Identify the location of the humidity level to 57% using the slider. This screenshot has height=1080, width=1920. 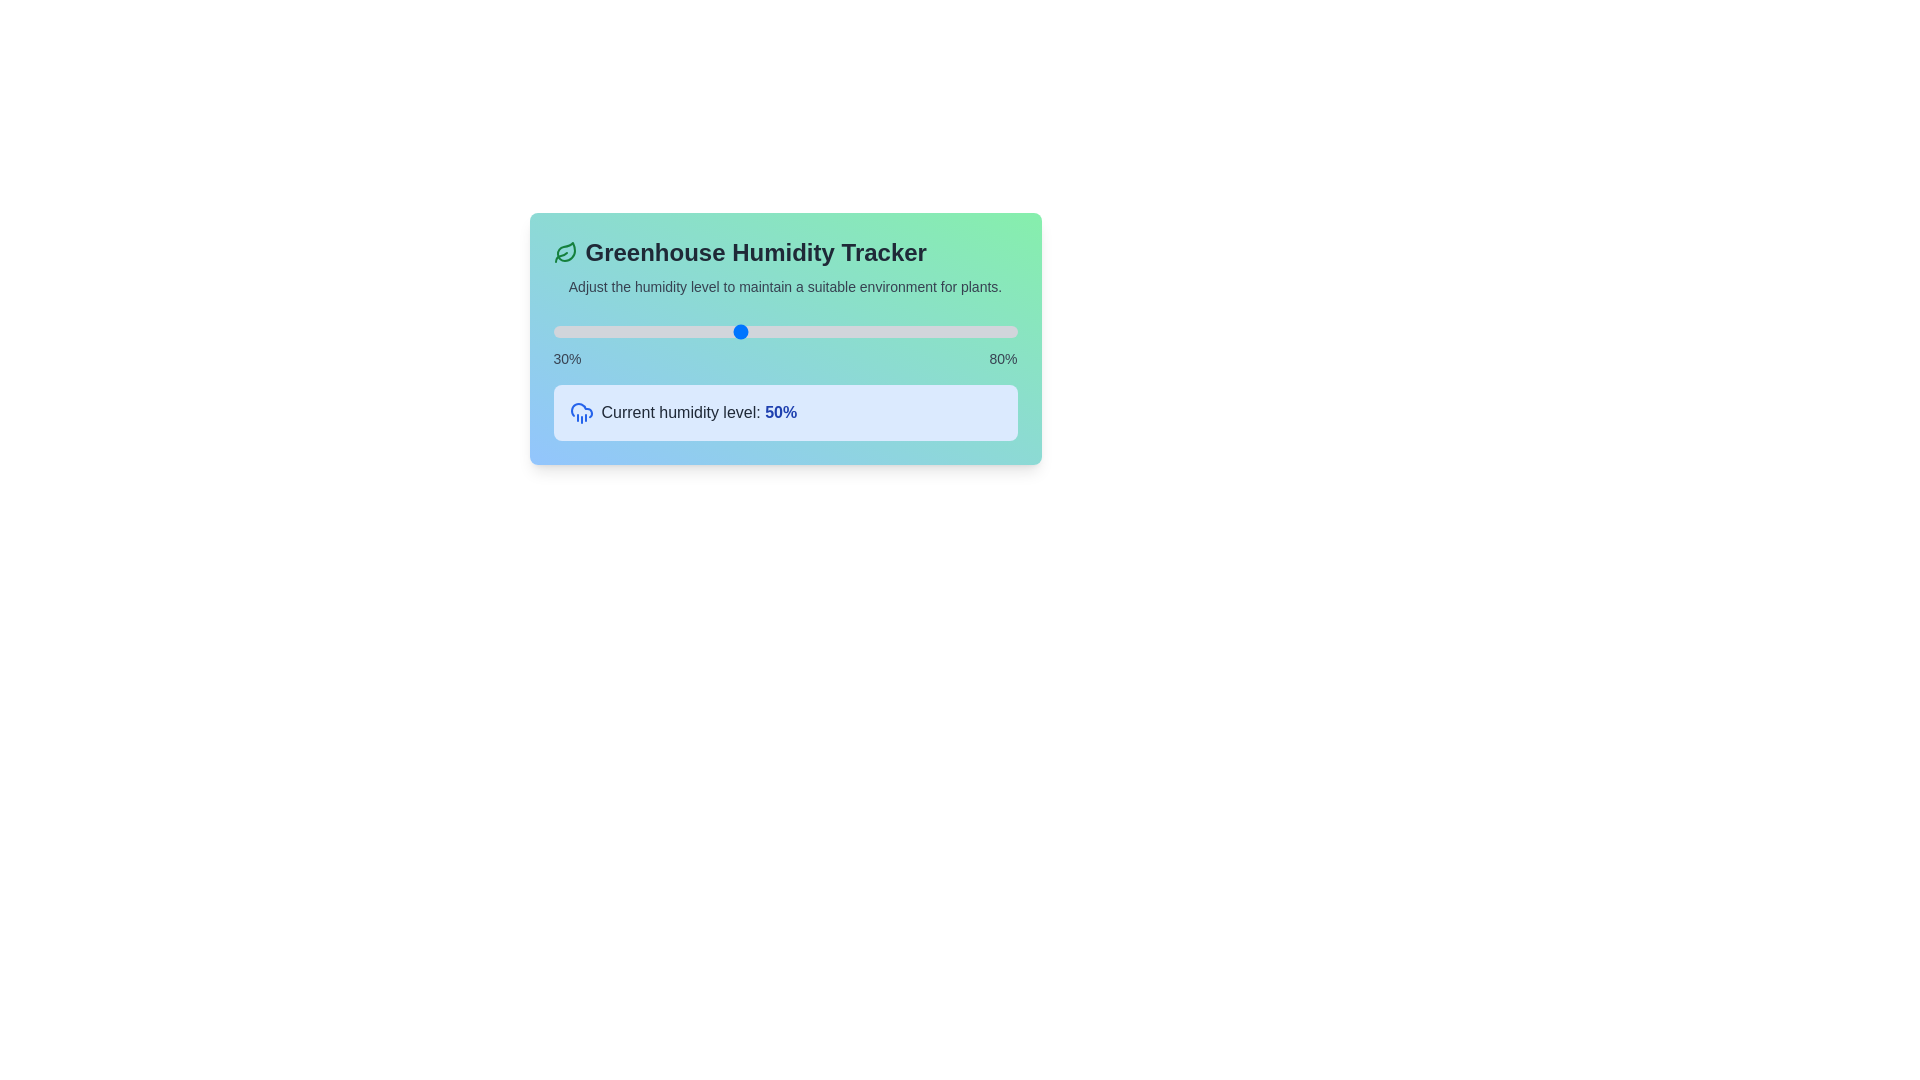
(804, 330).